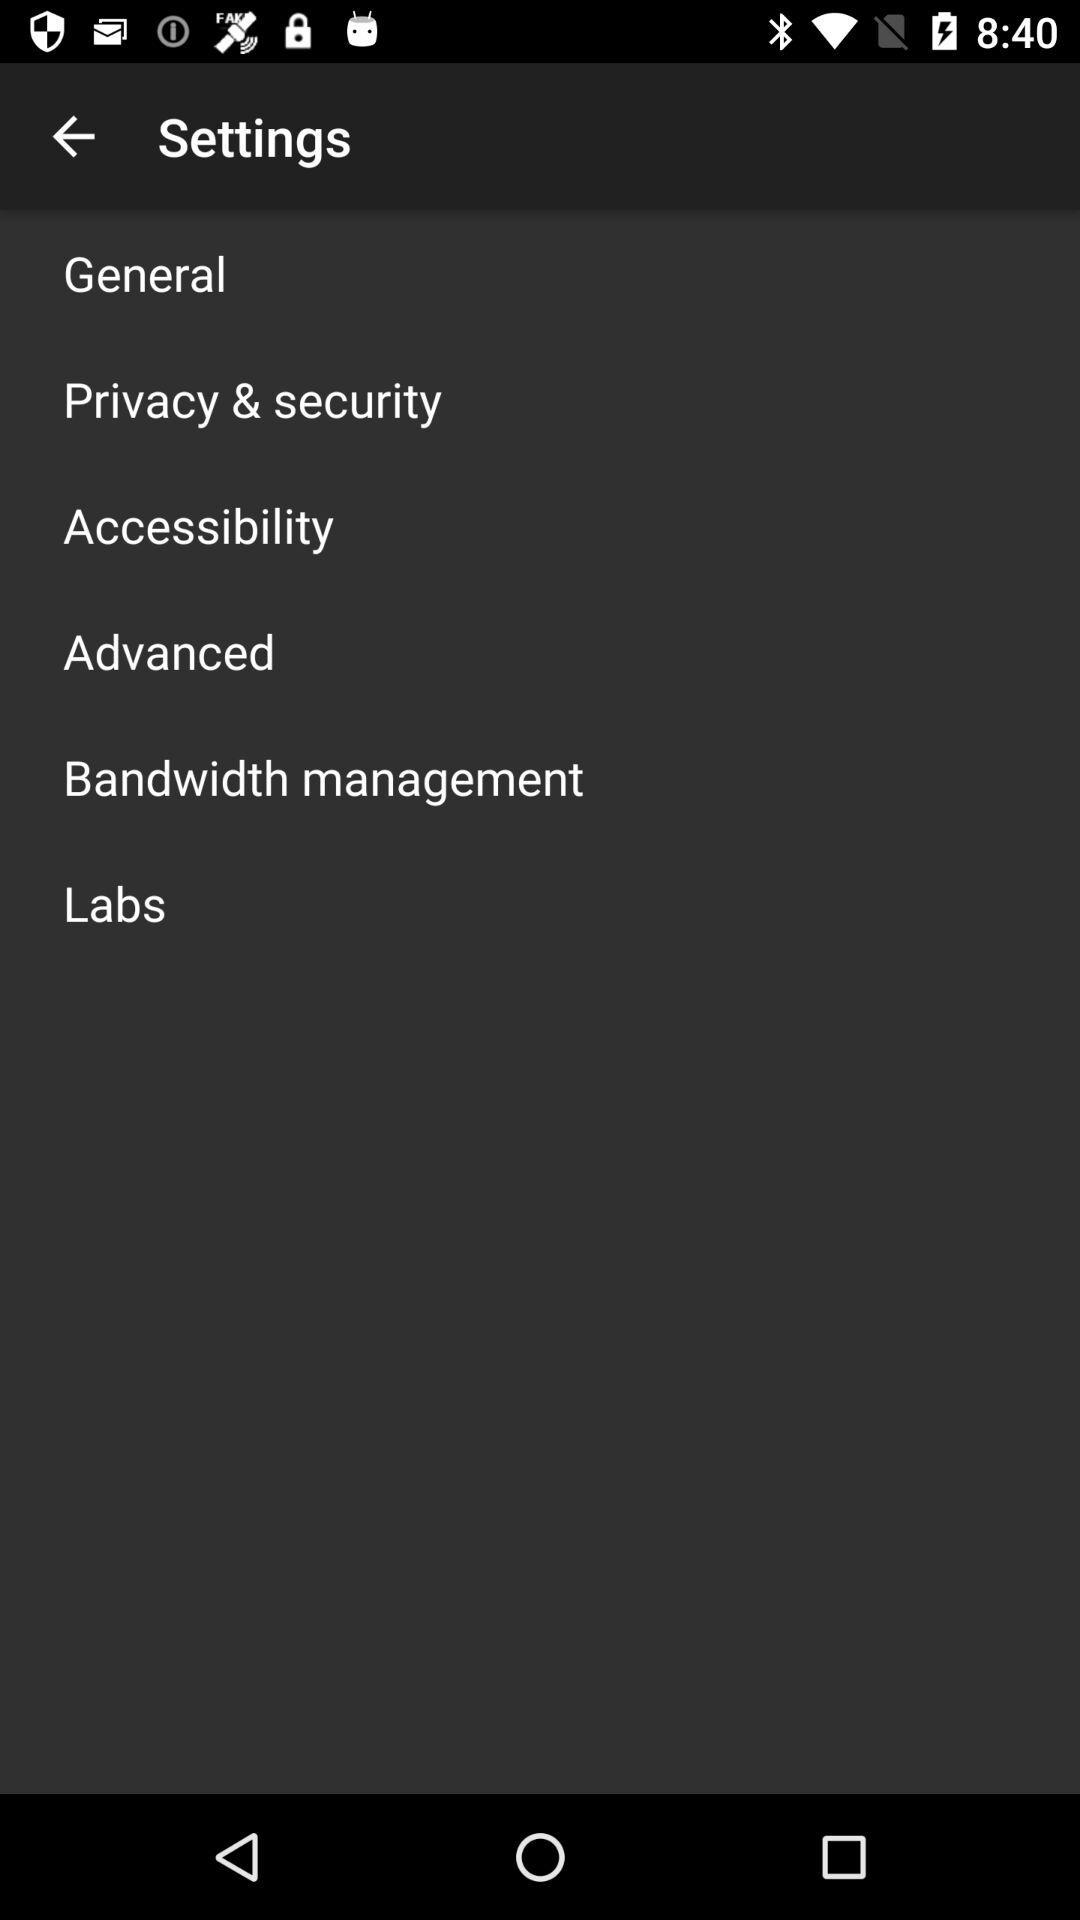 The width and height of the screenshot is (1080, 1920). What do you see at coordinates (198, 524) in the screenshot?
I see `accessibility icon` at bounding box center [198, 524].